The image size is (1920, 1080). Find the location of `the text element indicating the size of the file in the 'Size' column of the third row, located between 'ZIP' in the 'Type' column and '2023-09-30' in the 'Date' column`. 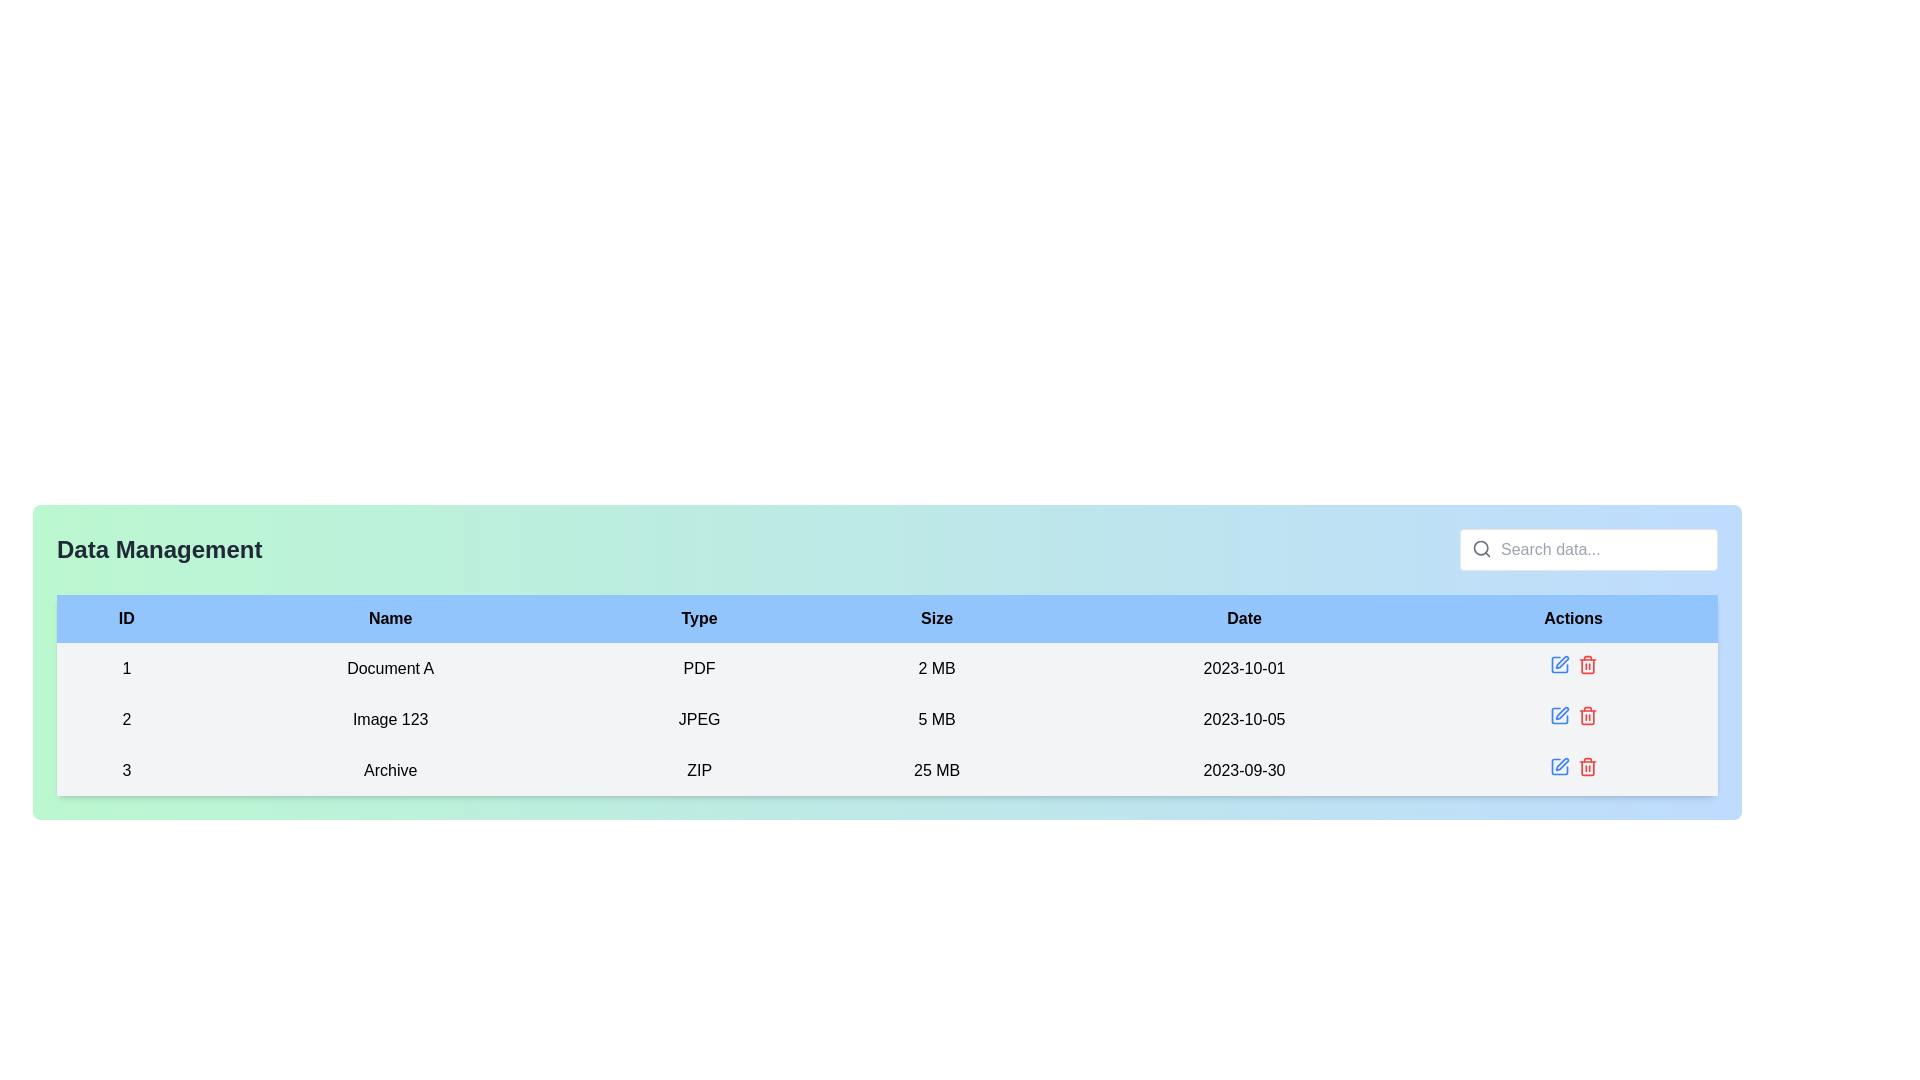

the text element indicating the size of the file in the 'Size' column of the third row, located between 'ZIP' in the 'Type' column and '2023-09-30' in the 'Date' column is located at coordinates (936, 769).